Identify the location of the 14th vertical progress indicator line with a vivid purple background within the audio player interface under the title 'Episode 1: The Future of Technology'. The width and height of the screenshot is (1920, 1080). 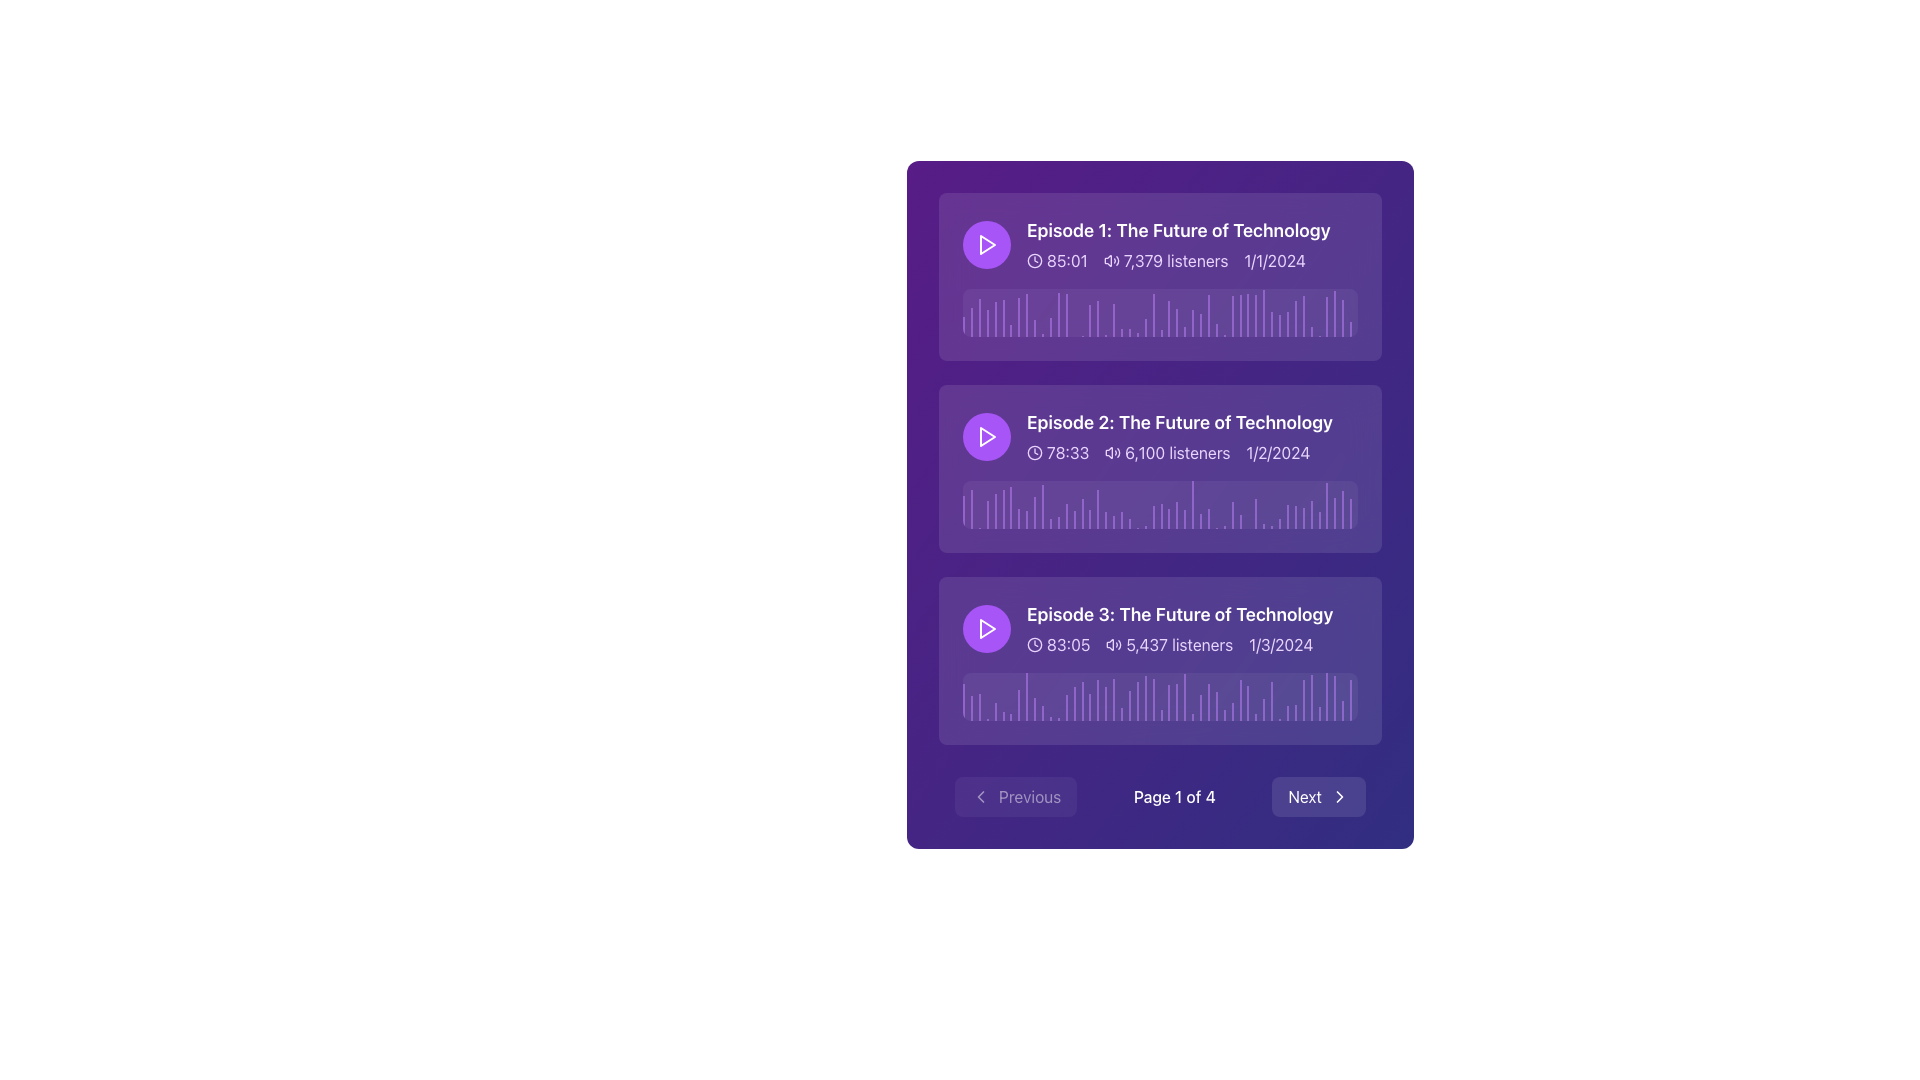
(1065, 315).